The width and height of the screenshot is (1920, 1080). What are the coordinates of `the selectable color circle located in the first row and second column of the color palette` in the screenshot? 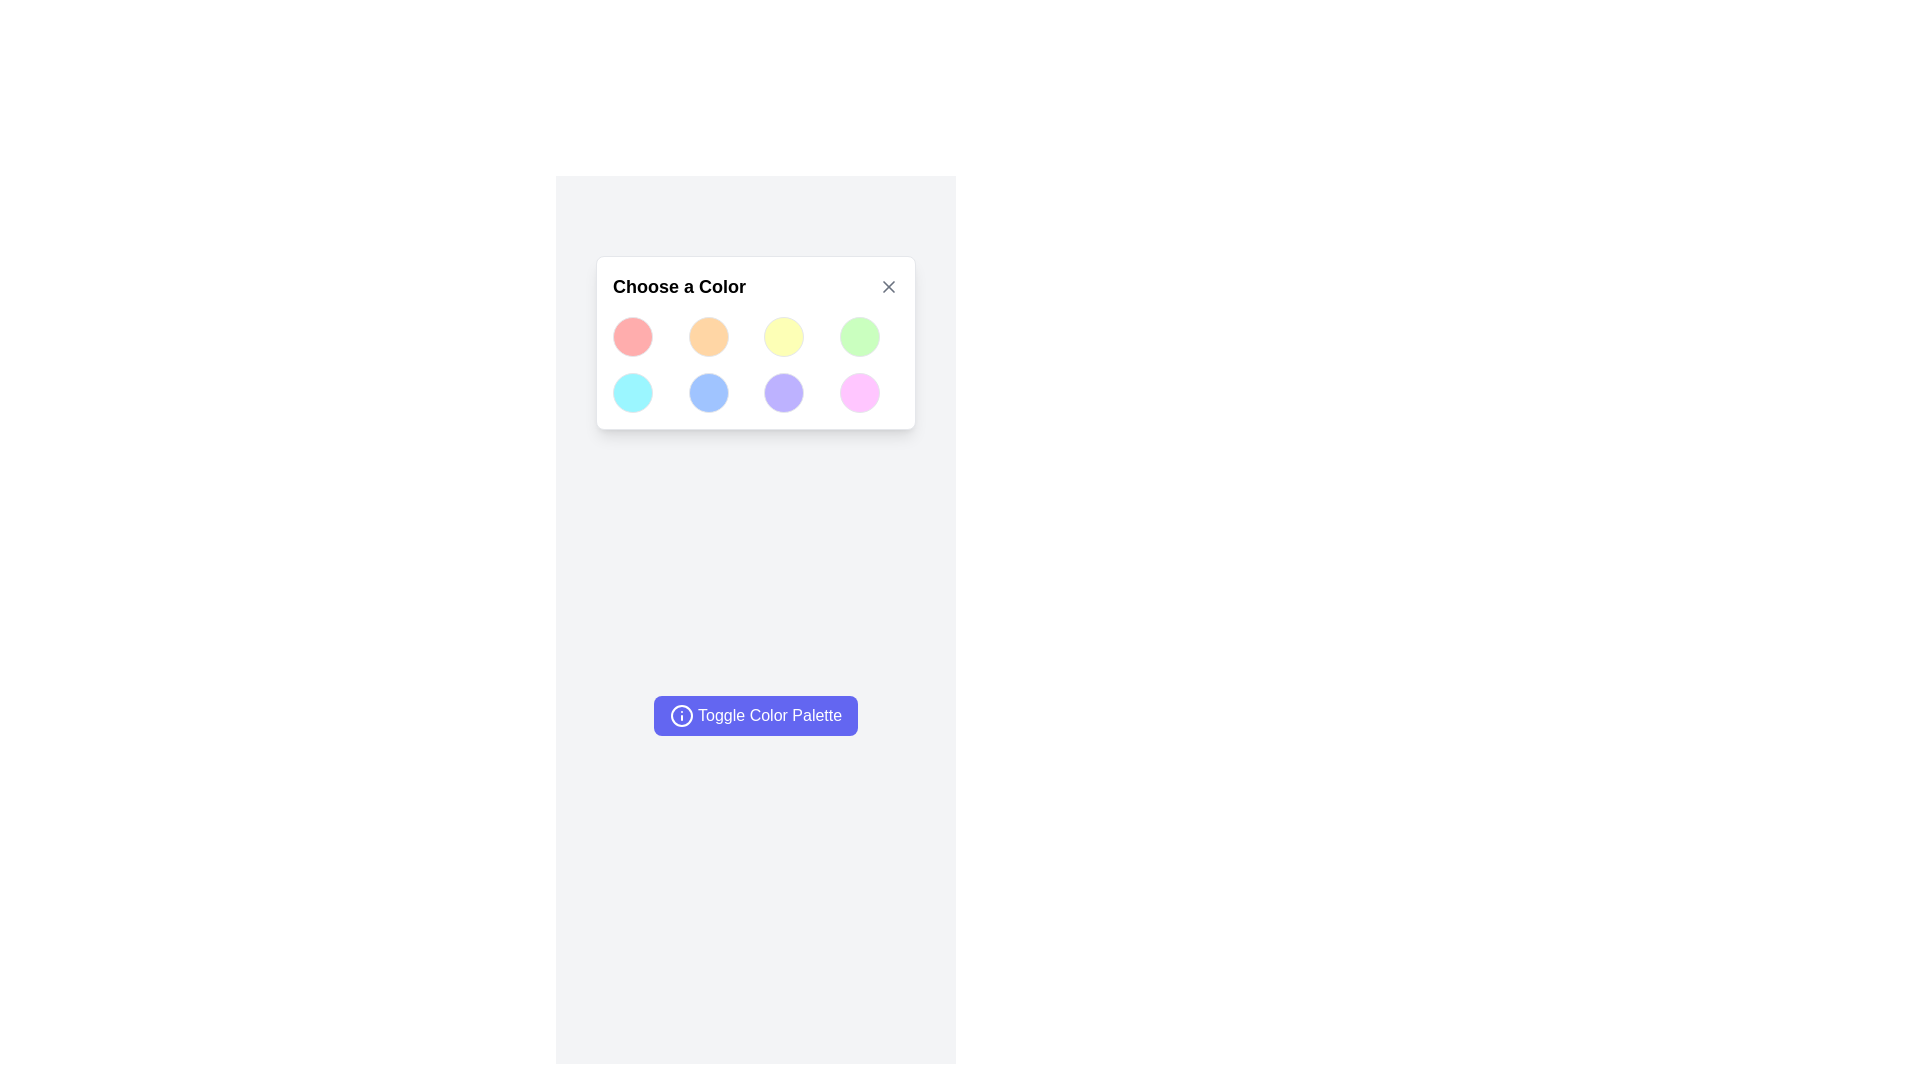 It's located at (708, 335).